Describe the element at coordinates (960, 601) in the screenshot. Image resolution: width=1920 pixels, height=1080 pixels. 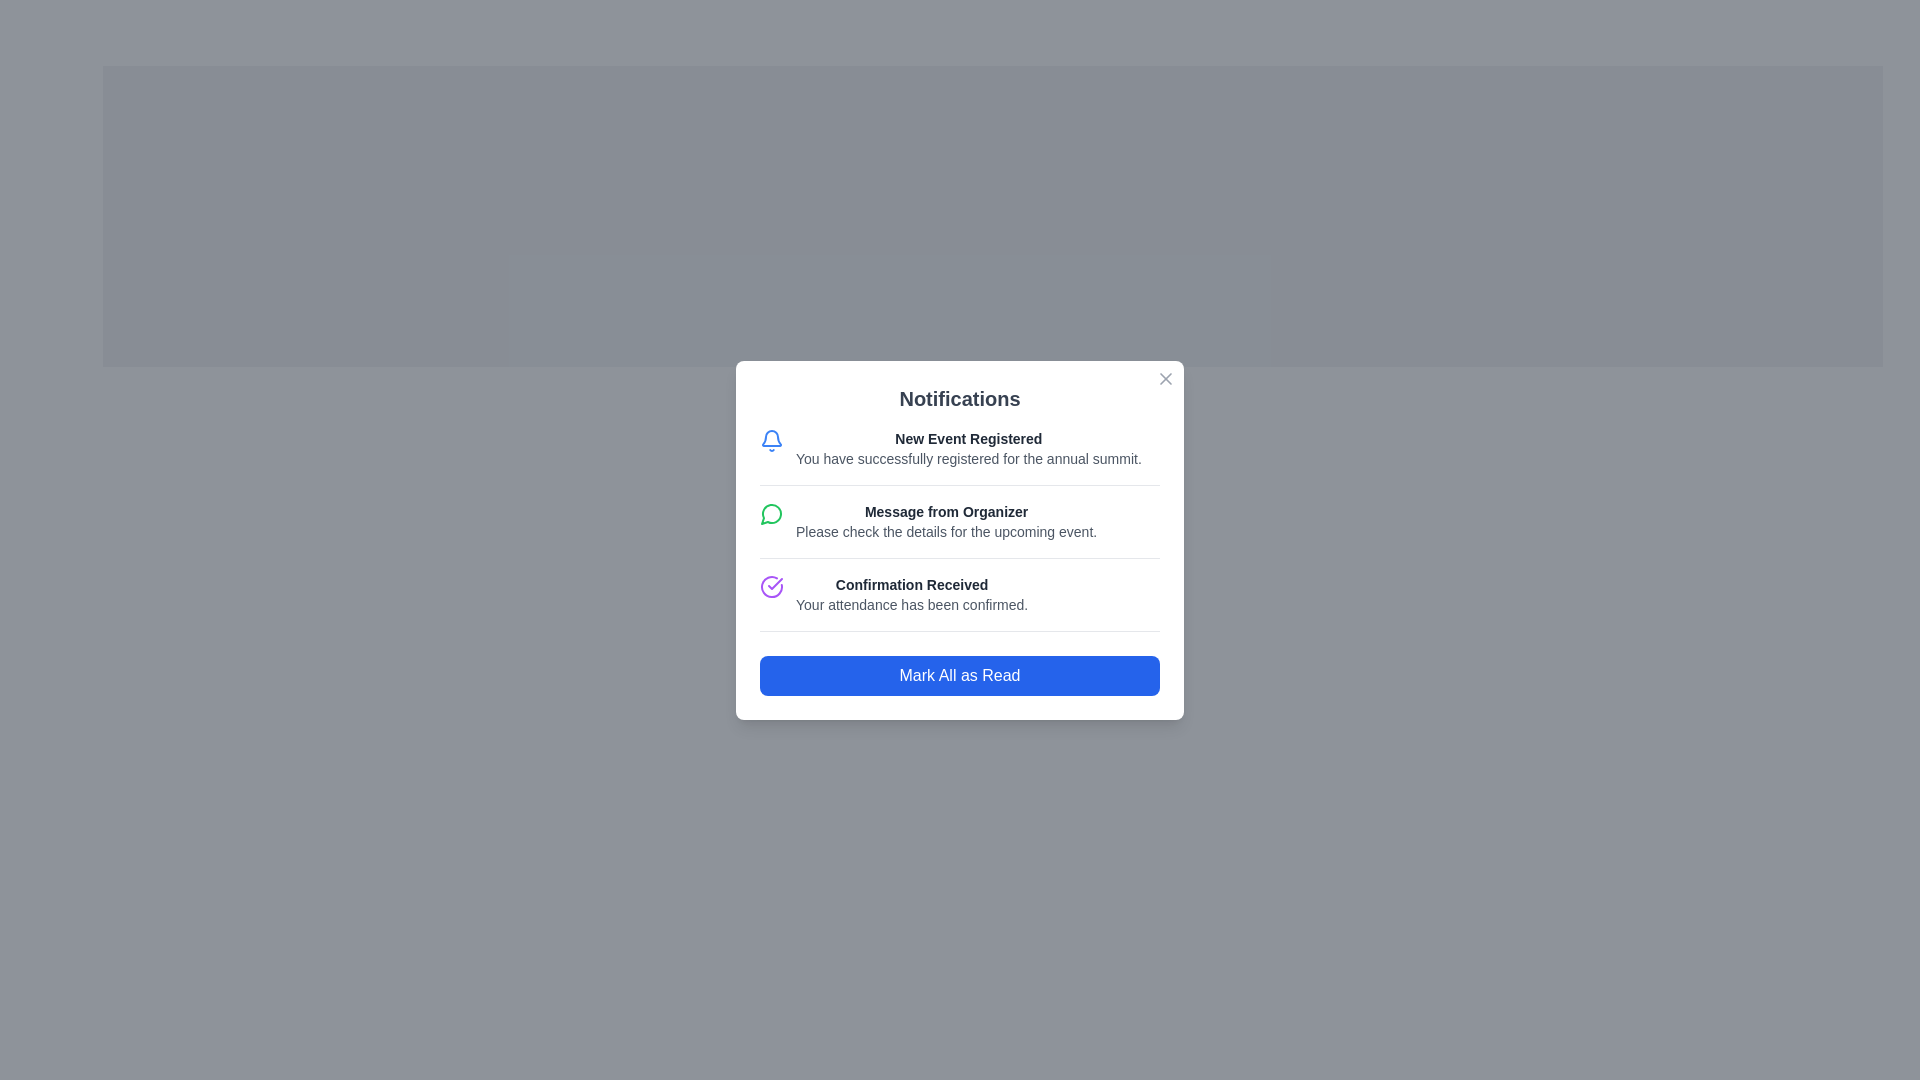
I see `the notification item displaying 'Confirmation Received' in the notifications panel, which is the third item in the list` at that location.